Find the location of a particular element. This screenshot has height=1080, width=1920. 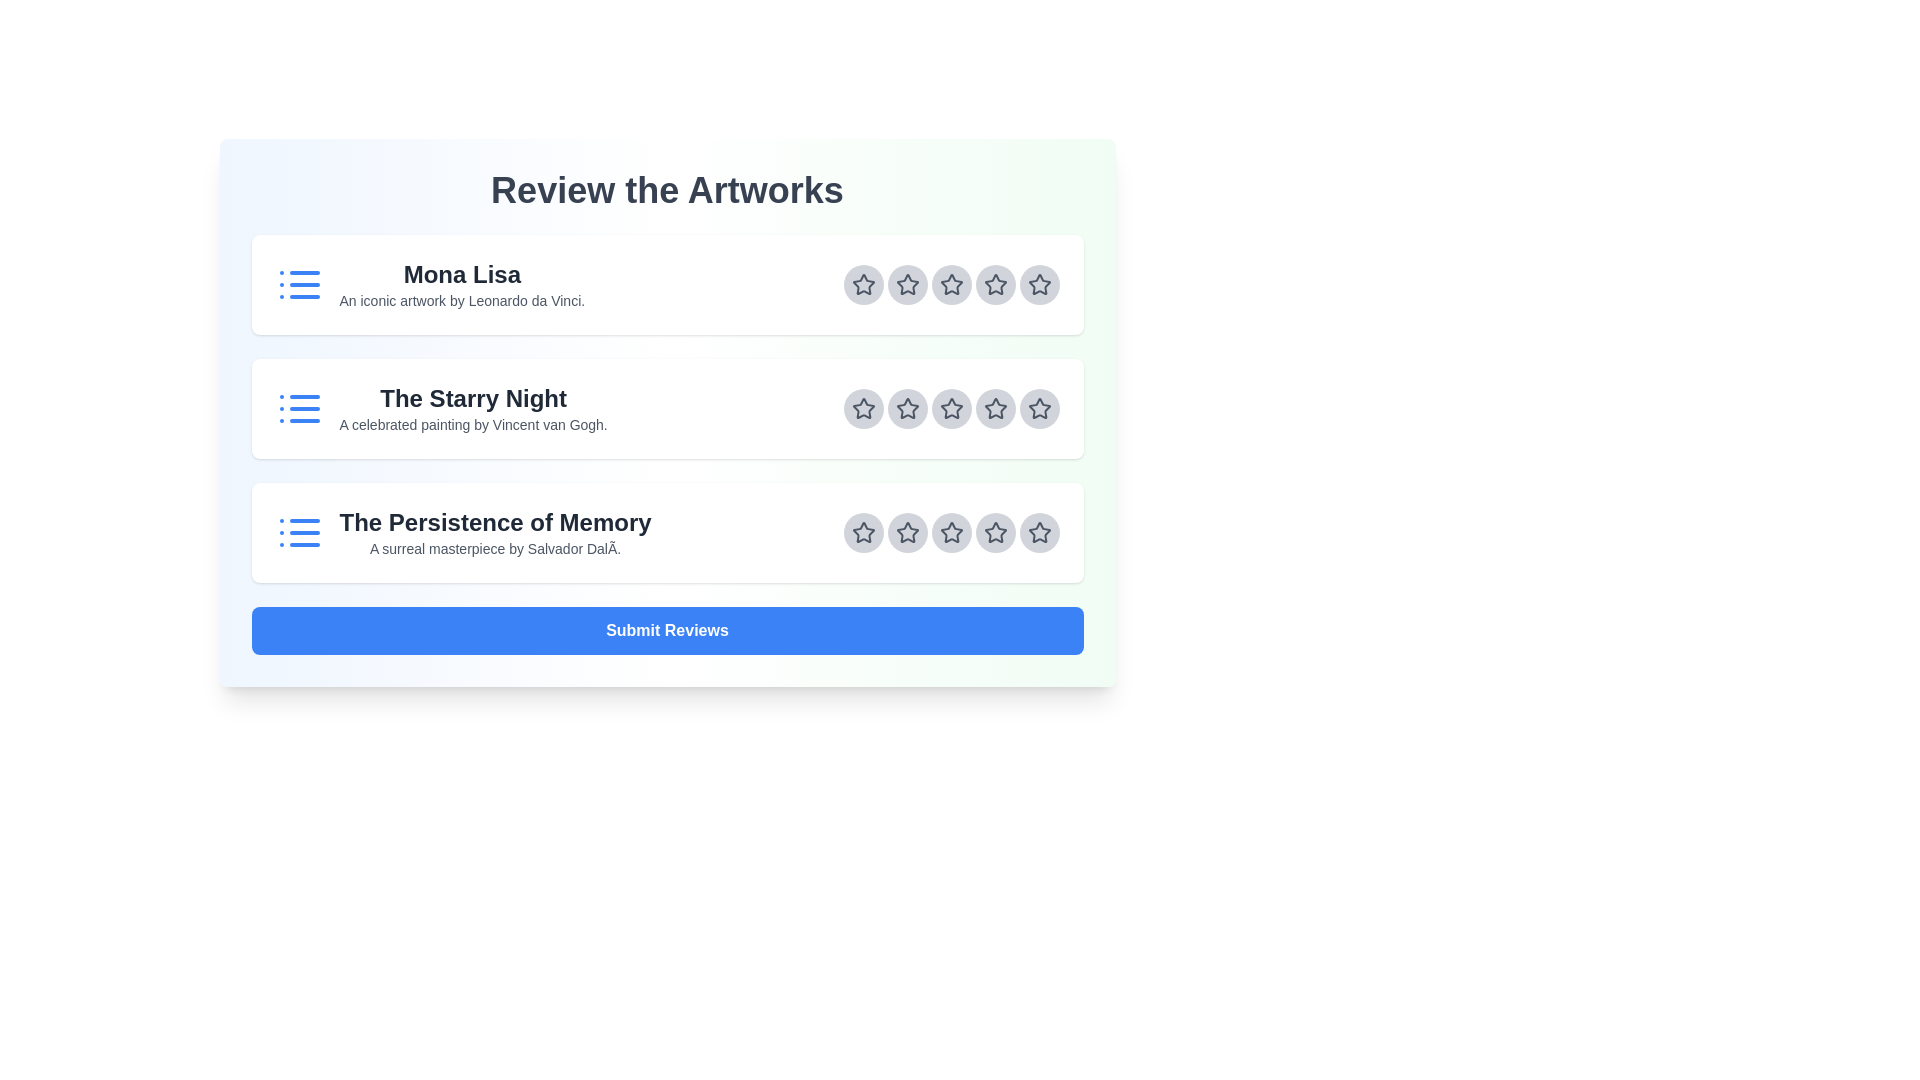

the 'Submit Reviews' button to submit the reviews is located at coordinates (667, 631).